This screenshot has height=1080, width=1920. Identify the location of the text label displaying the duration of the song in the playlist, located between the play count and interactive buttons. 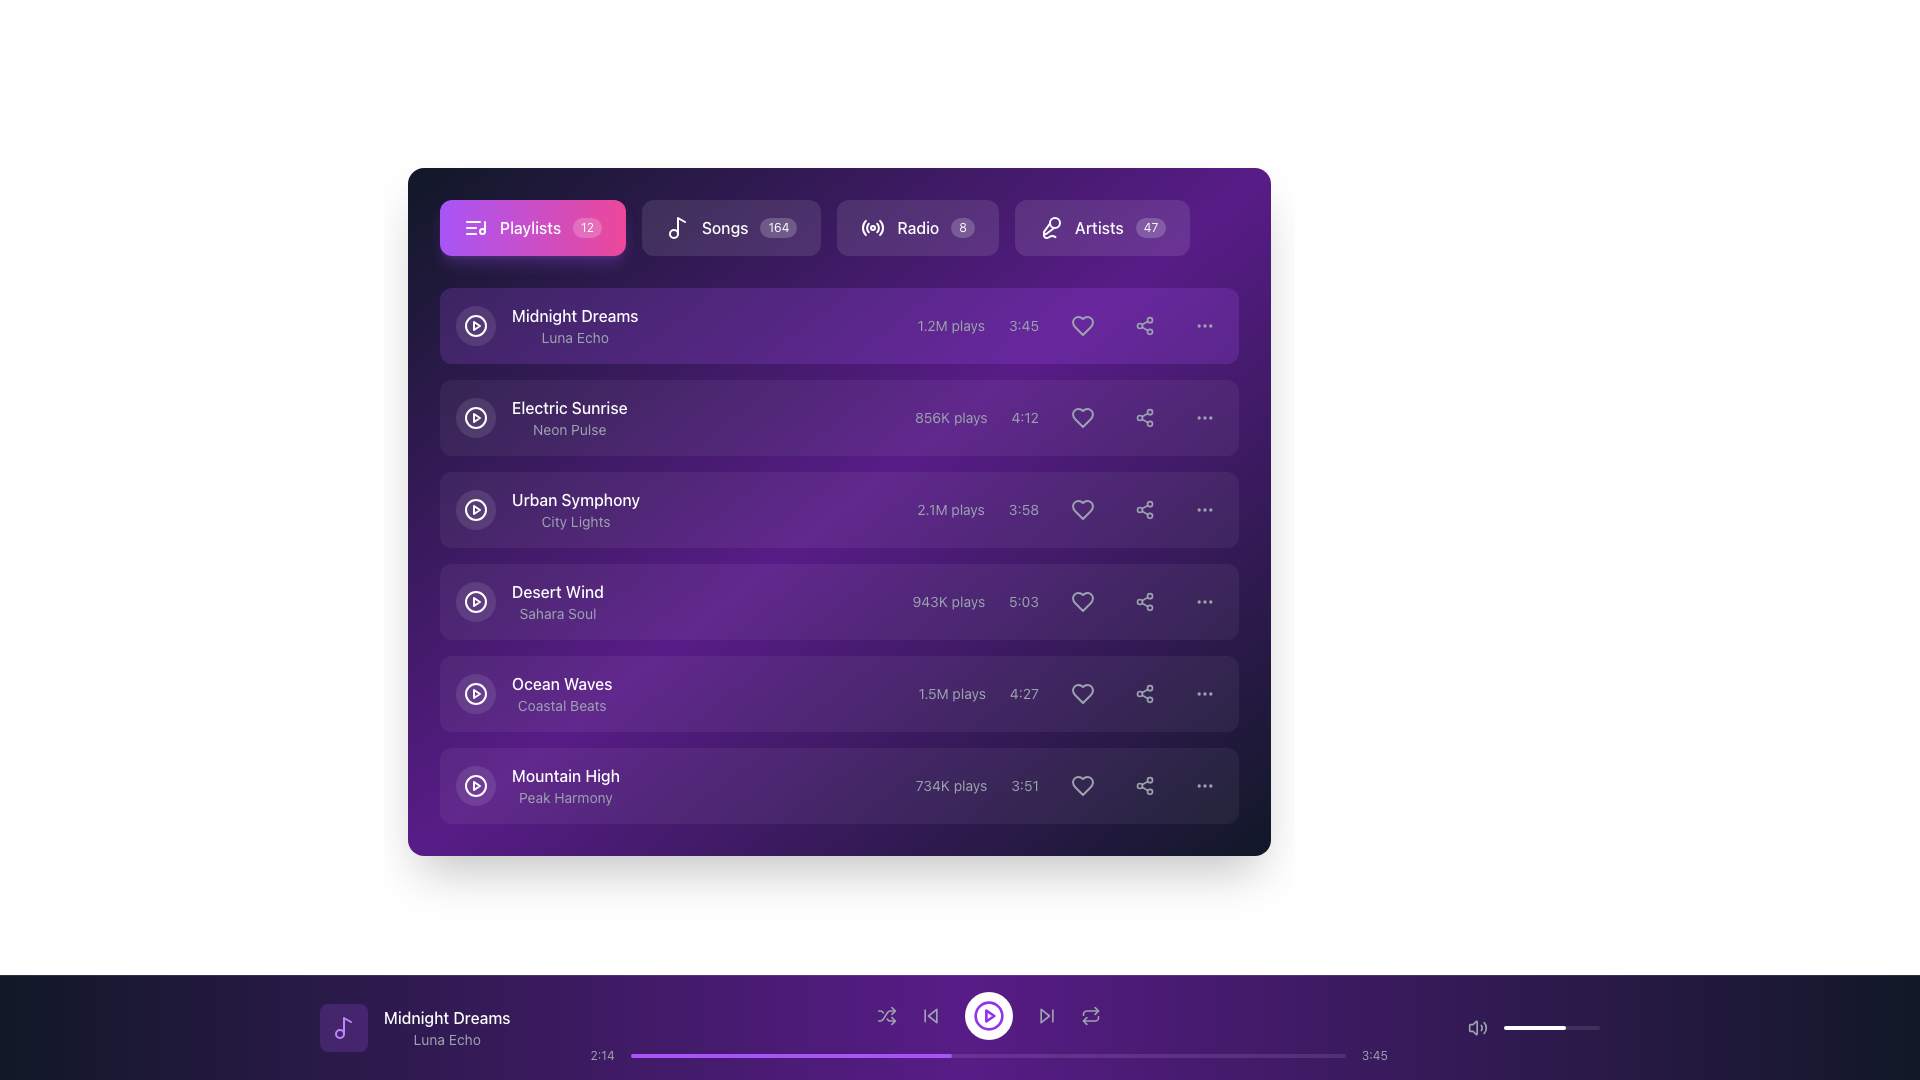
(1023, 325).